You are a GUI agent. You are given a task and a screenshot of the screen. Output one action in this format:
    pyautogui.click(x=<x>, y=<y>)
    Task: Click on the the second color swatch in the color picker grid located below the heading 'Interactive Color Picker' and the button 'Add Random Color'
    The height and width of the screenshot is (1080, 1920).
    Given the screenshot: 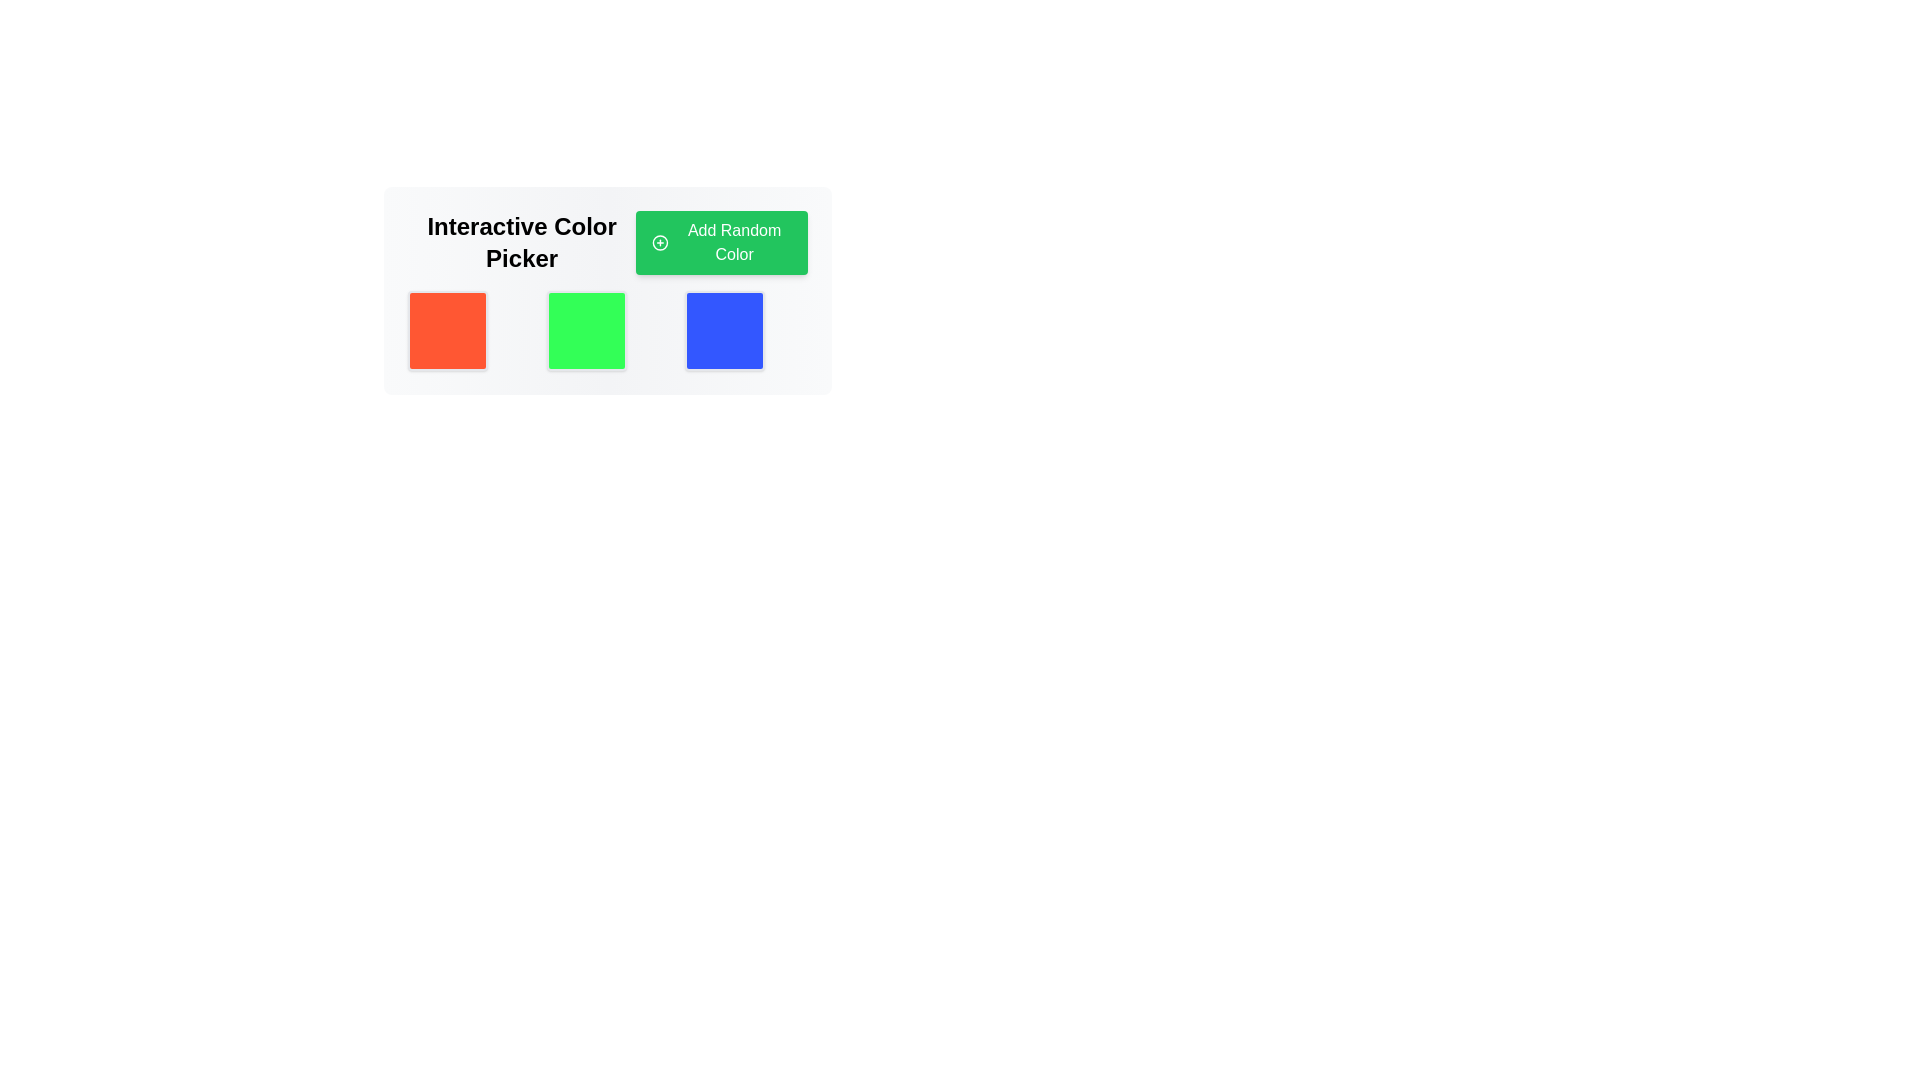 What is the action you would take?
    pyautogui.click(x=607, y=290)
    